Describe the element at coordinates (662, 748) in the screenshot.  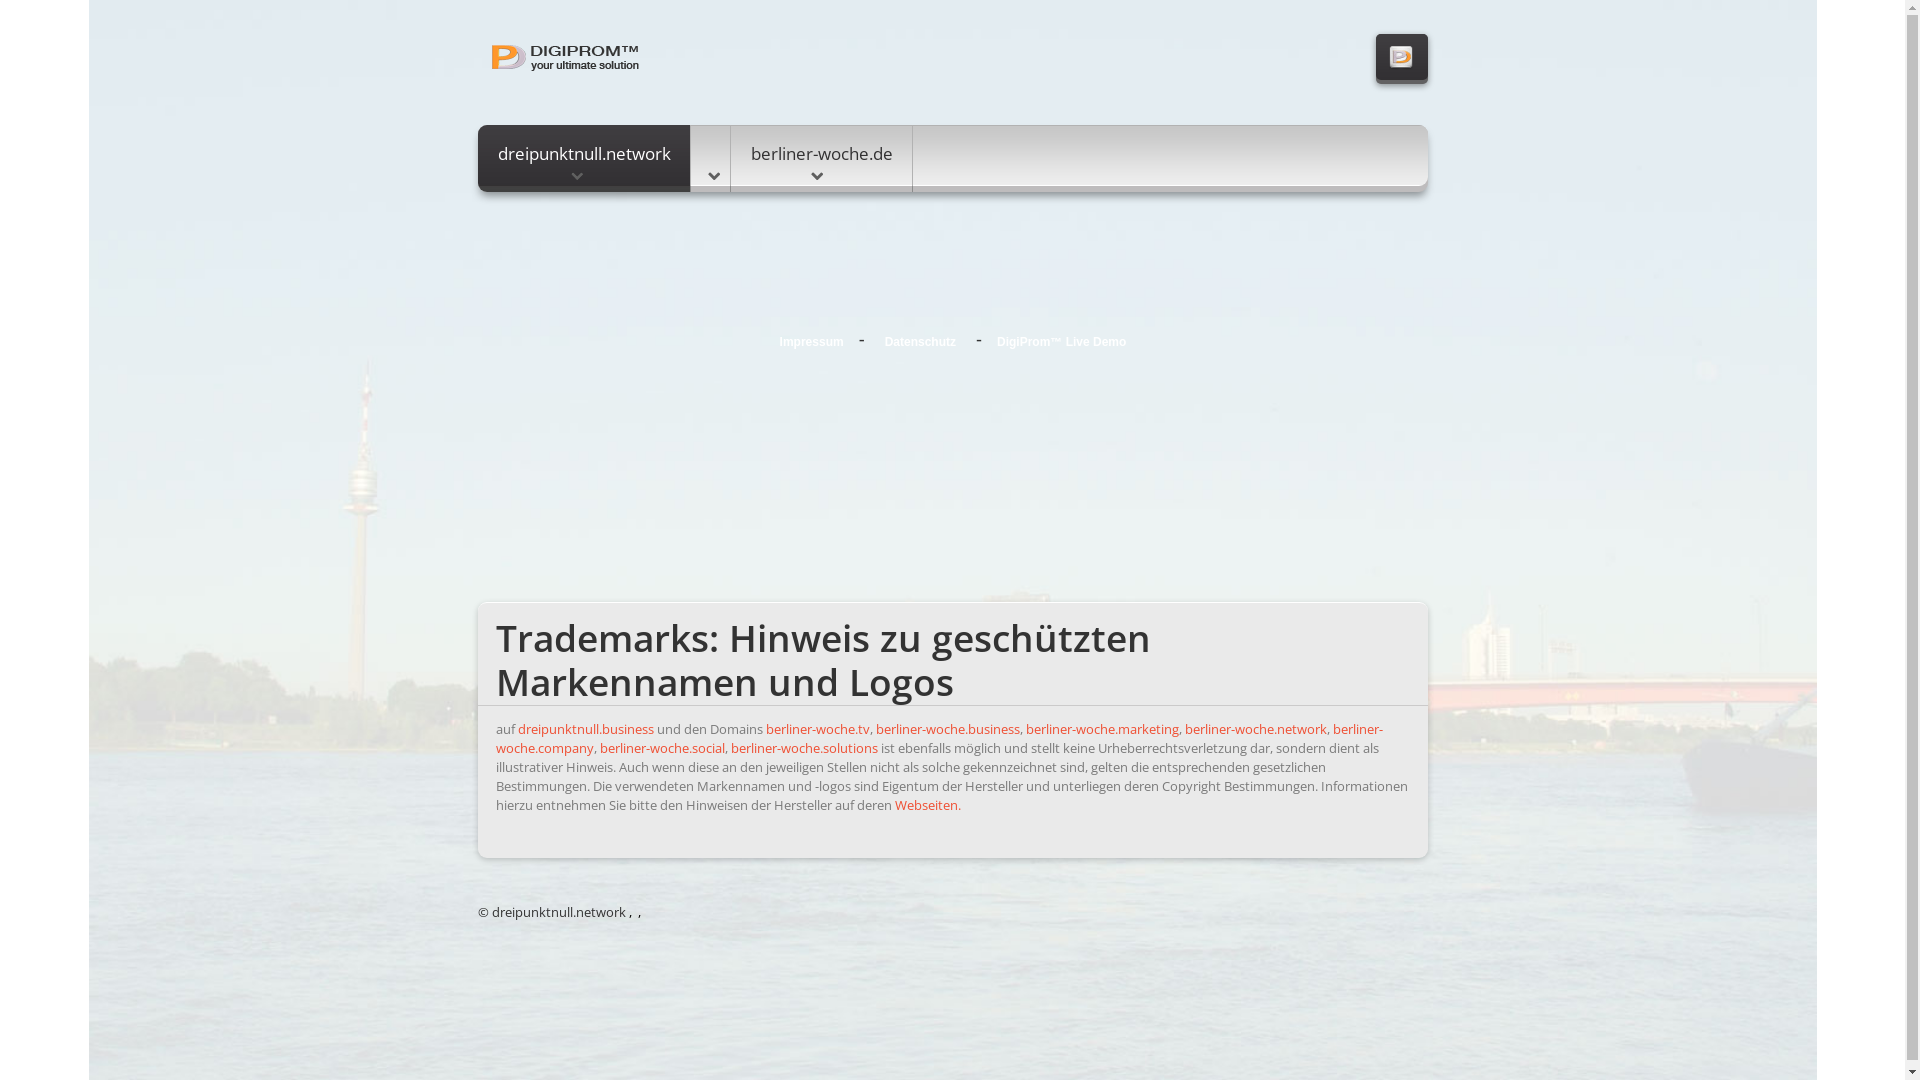
I see `'berliner-woche.social'` at that location.